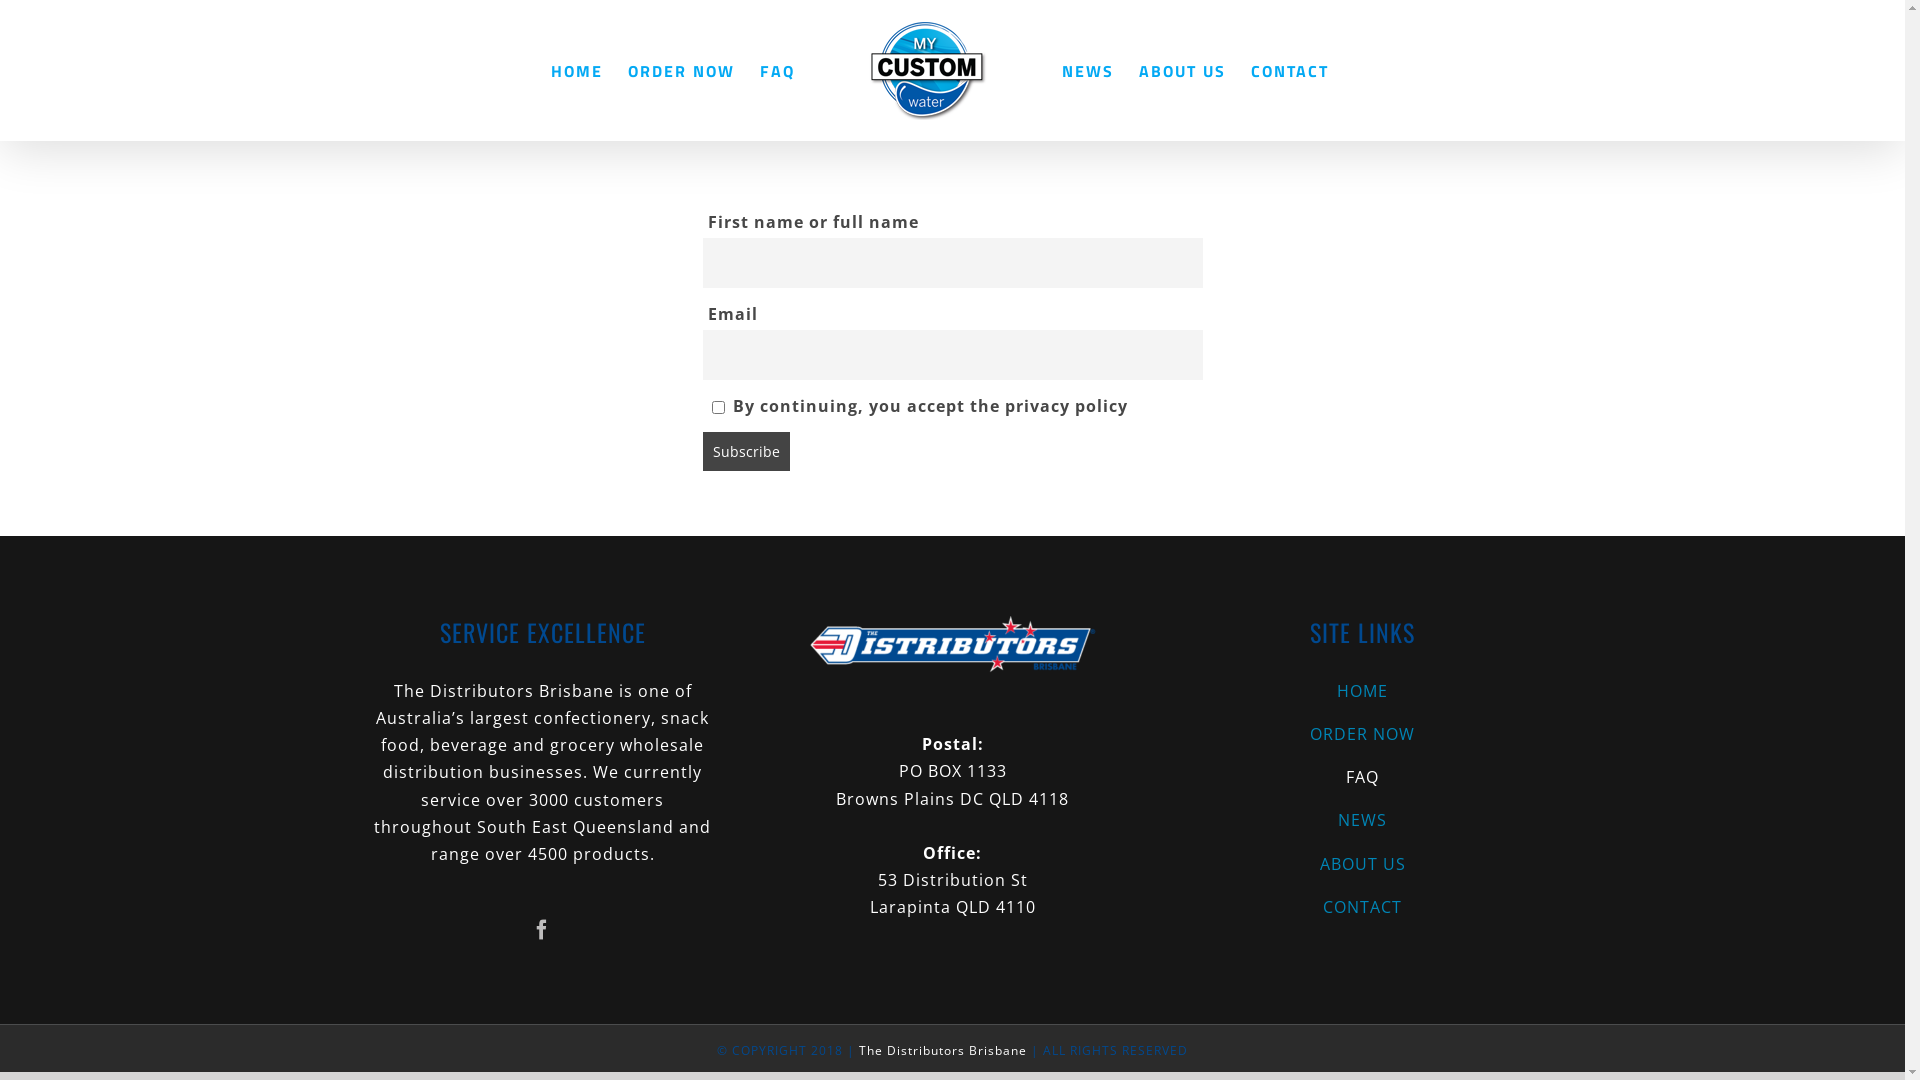 The image size is (1920, 1080). Describe the element at coordinates (1290, 69) in the screenshot. I see `'CONTACT'` at that location.